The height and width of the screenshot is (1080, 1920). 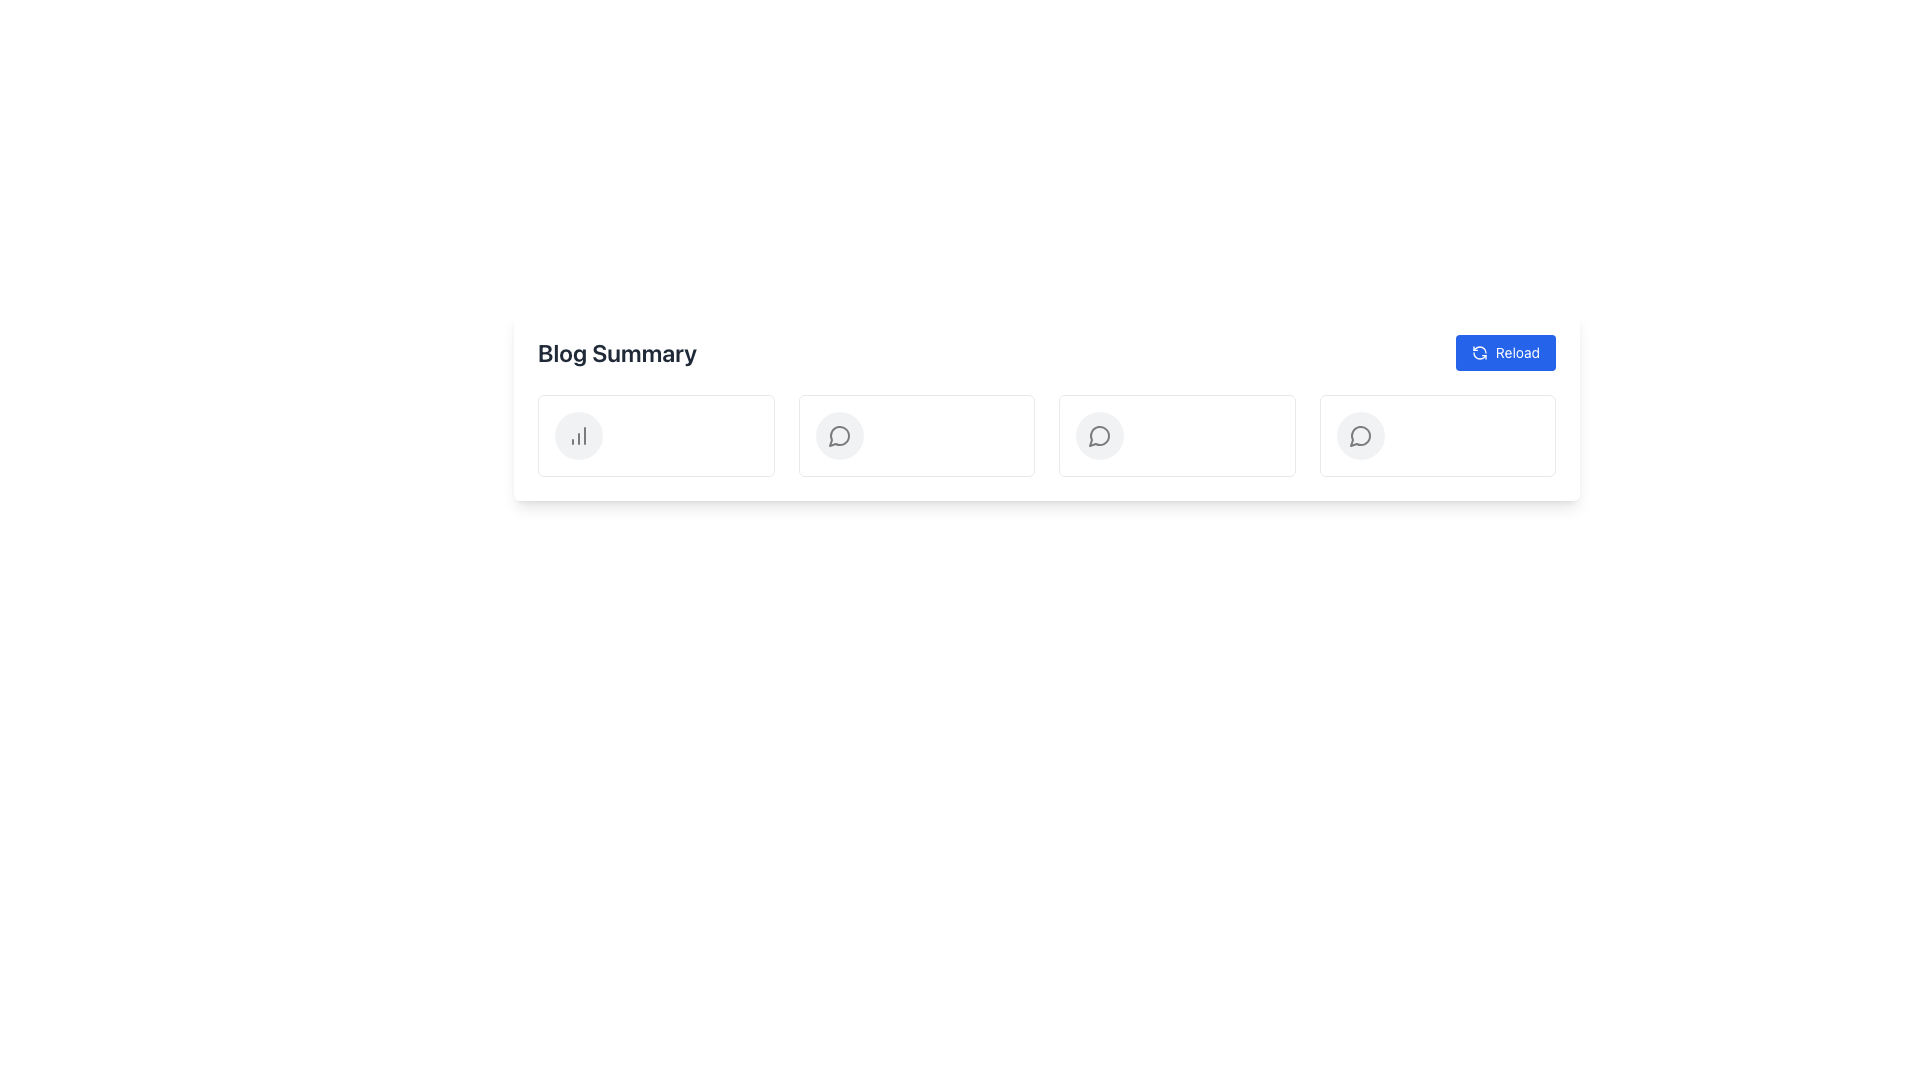 I want to click on the small, circular chat bubble icon located in the fourth box below the 'Blog Summary' title, so click(x=1098, y=435).